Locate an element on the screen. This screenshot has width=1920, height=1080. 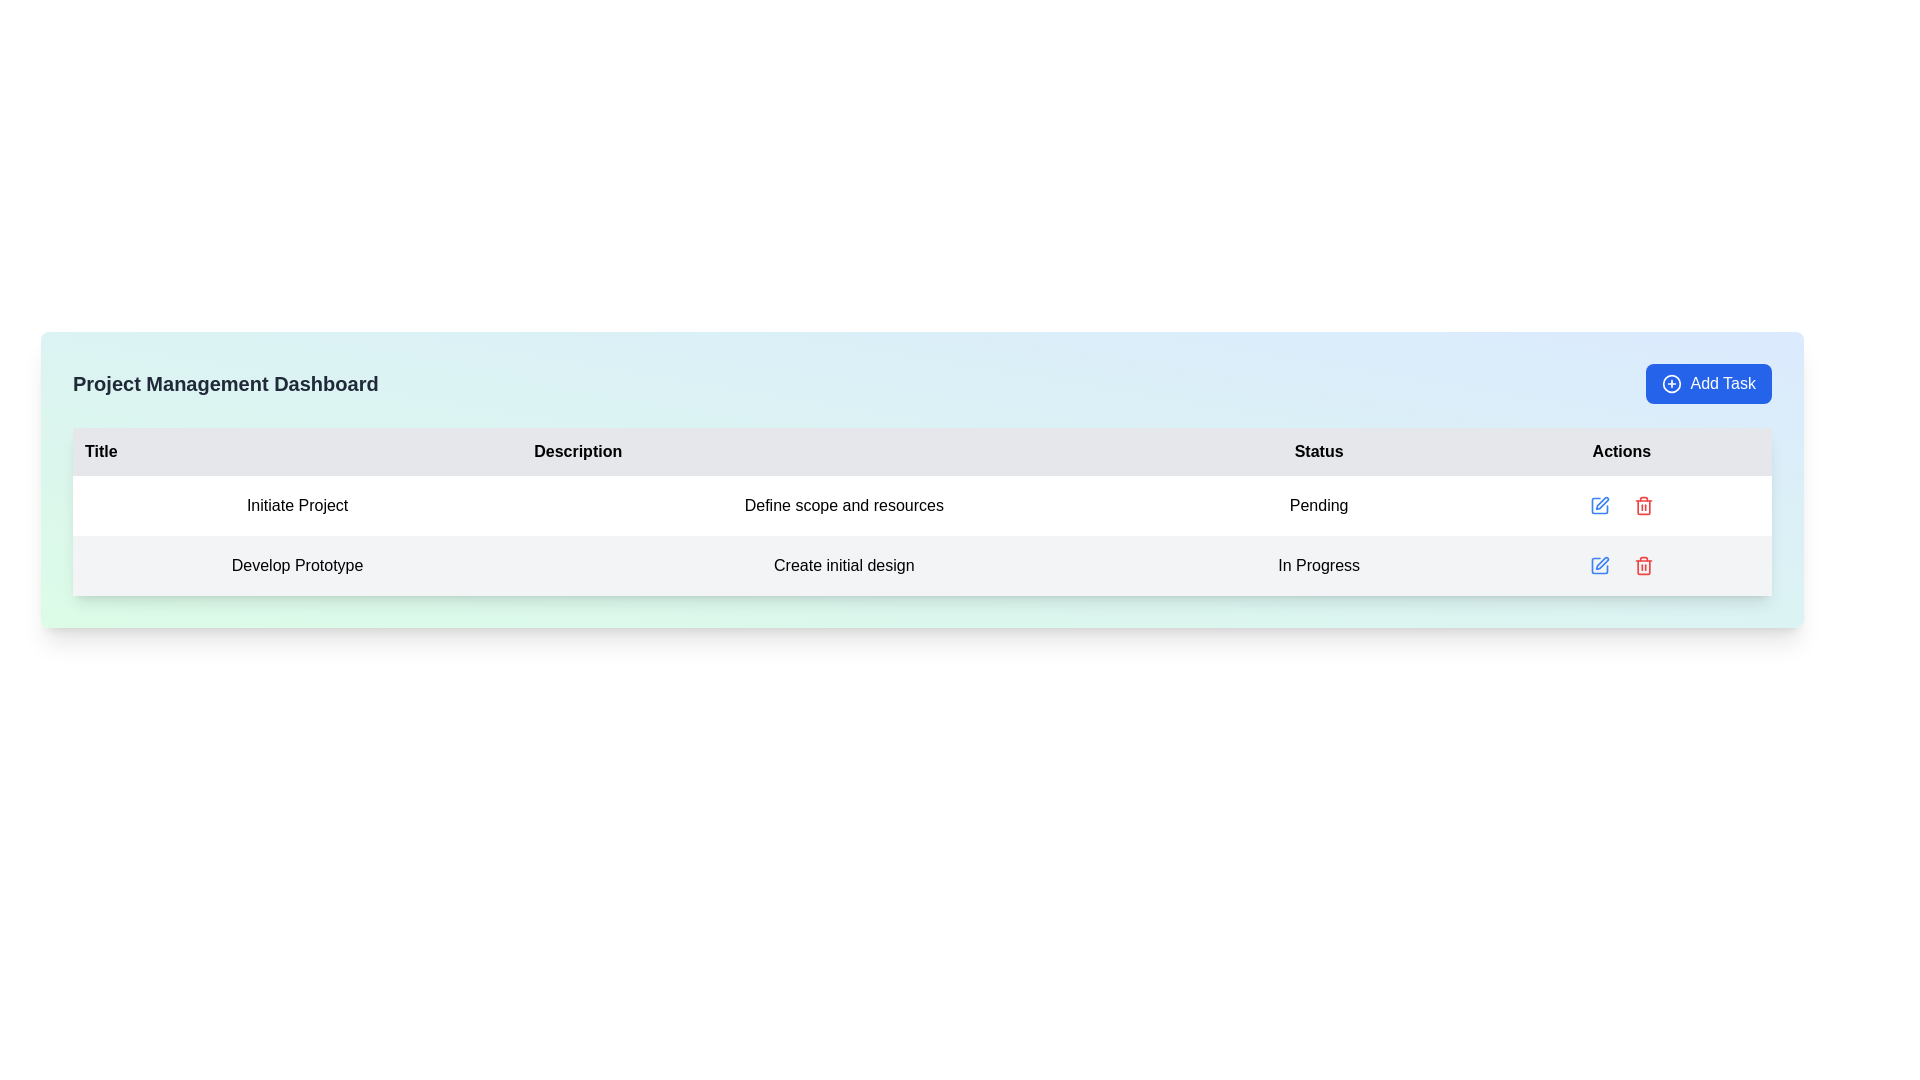
the trash can icon button in the 'Actions' column to initiate task deletion for the 'In Progress' task row is located at coordinates (1643, 567).